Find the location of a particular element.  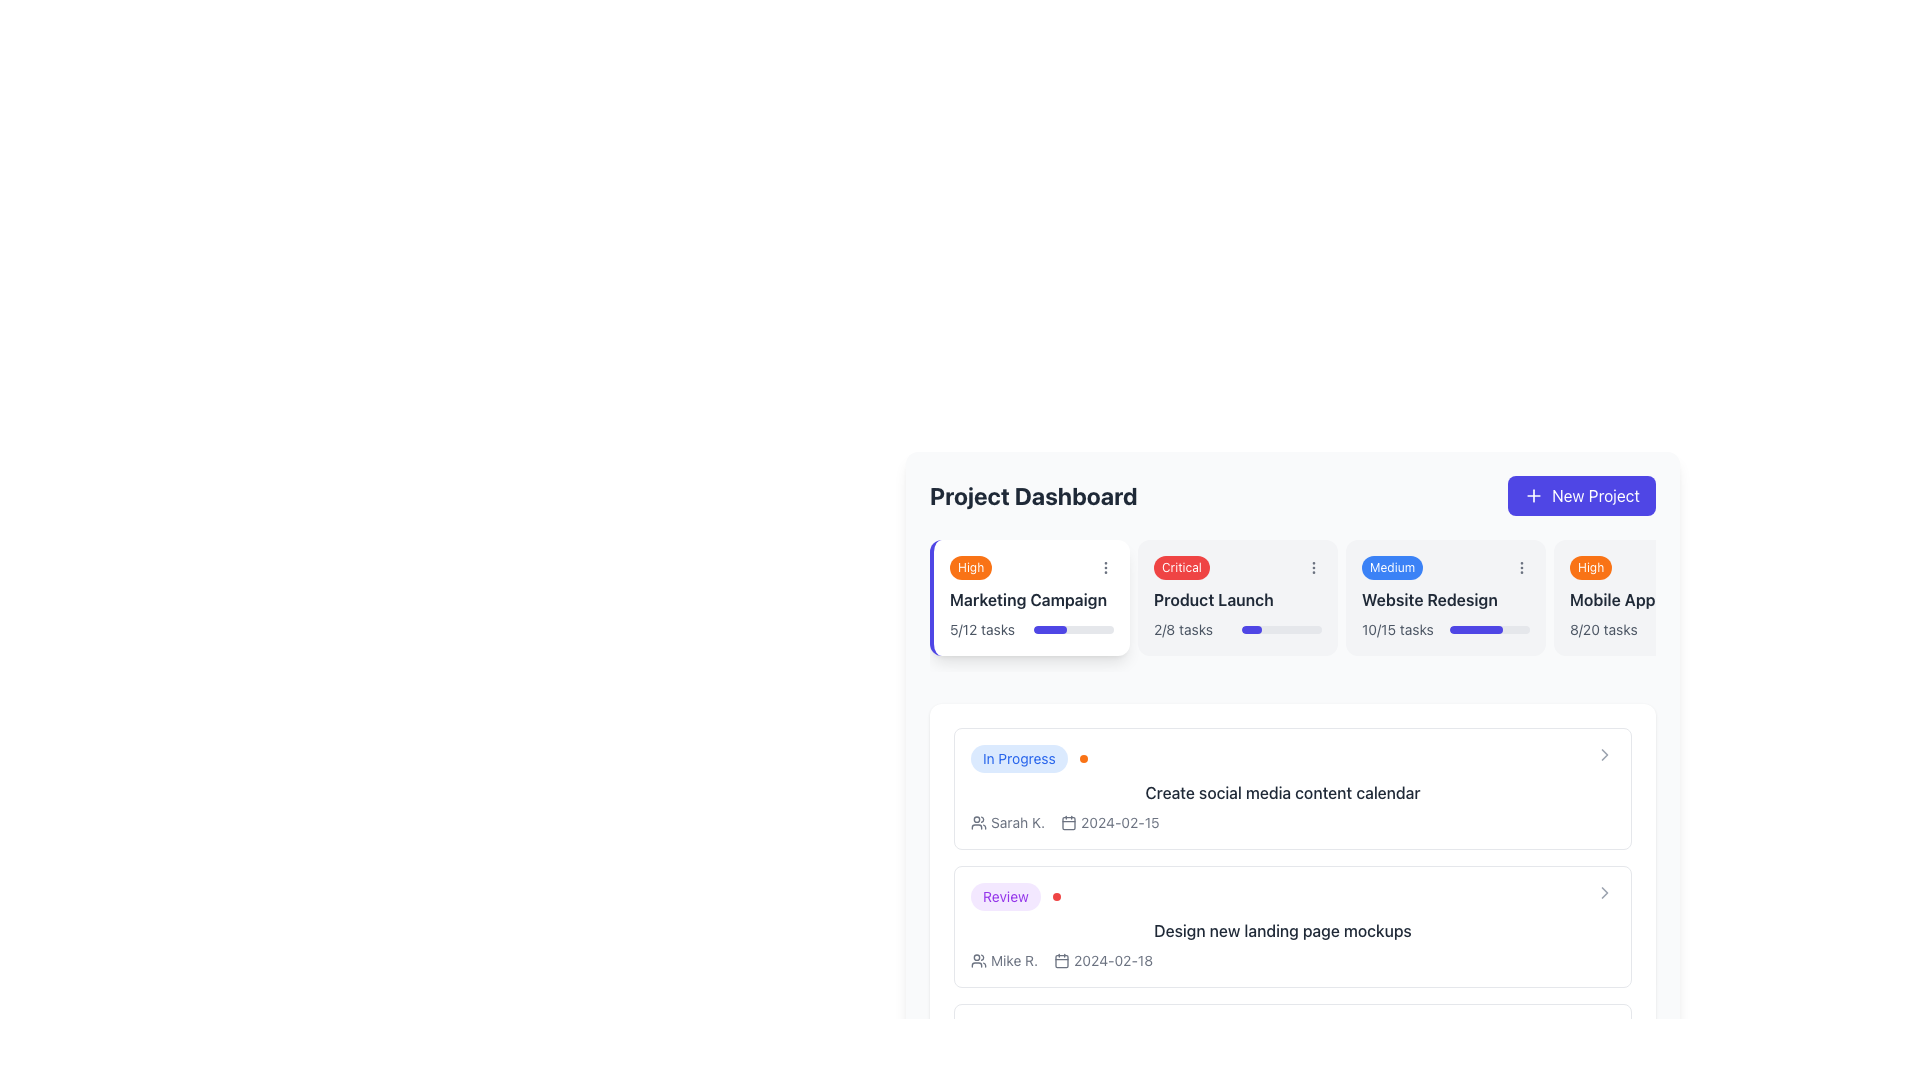

the calendar icon represented as a minimalist SVG element, located next to the date '2024-02-15' in the dashboard is located at coordinates (1068, 822).